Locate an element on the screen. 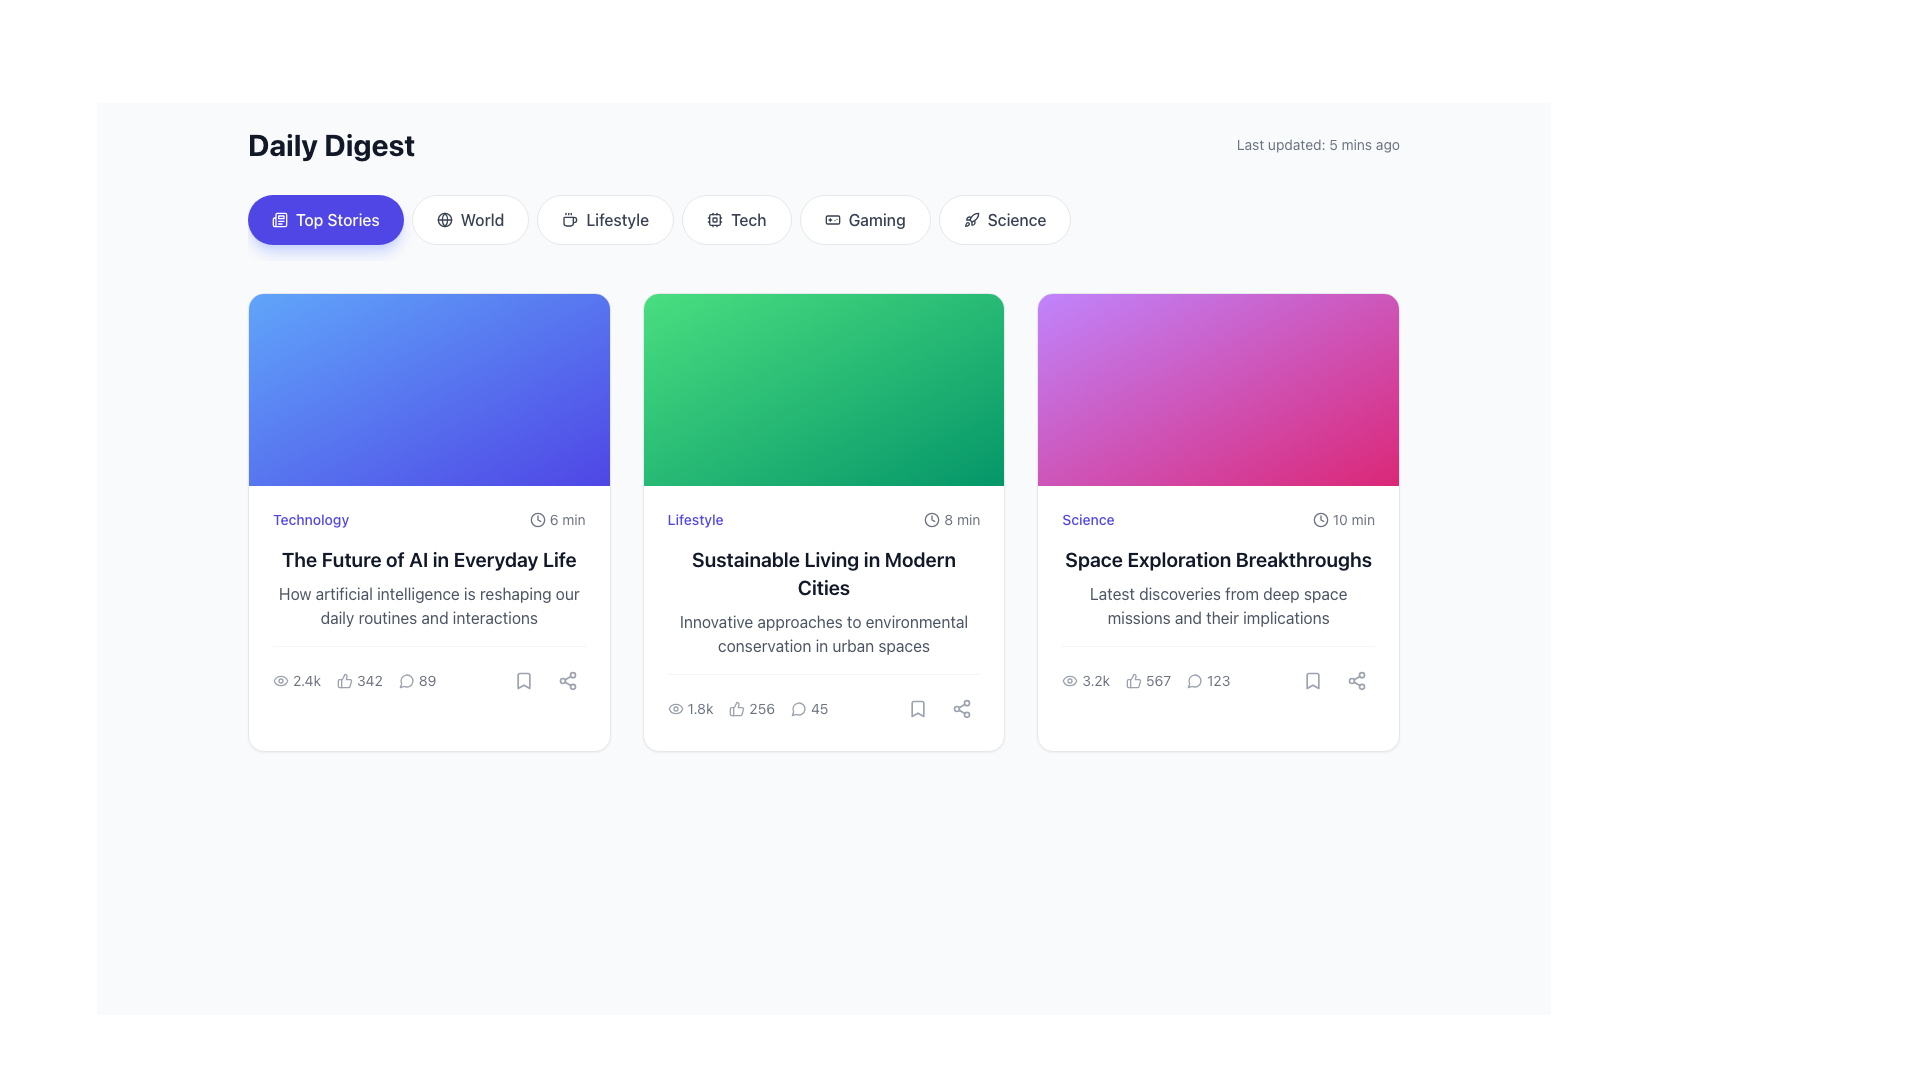 The image size is (1920, 1080). the estimated reading time text with an icon located in the upper-right section of the first news card, to the right of the 'Technology' header is located at coordinates (557, 519).